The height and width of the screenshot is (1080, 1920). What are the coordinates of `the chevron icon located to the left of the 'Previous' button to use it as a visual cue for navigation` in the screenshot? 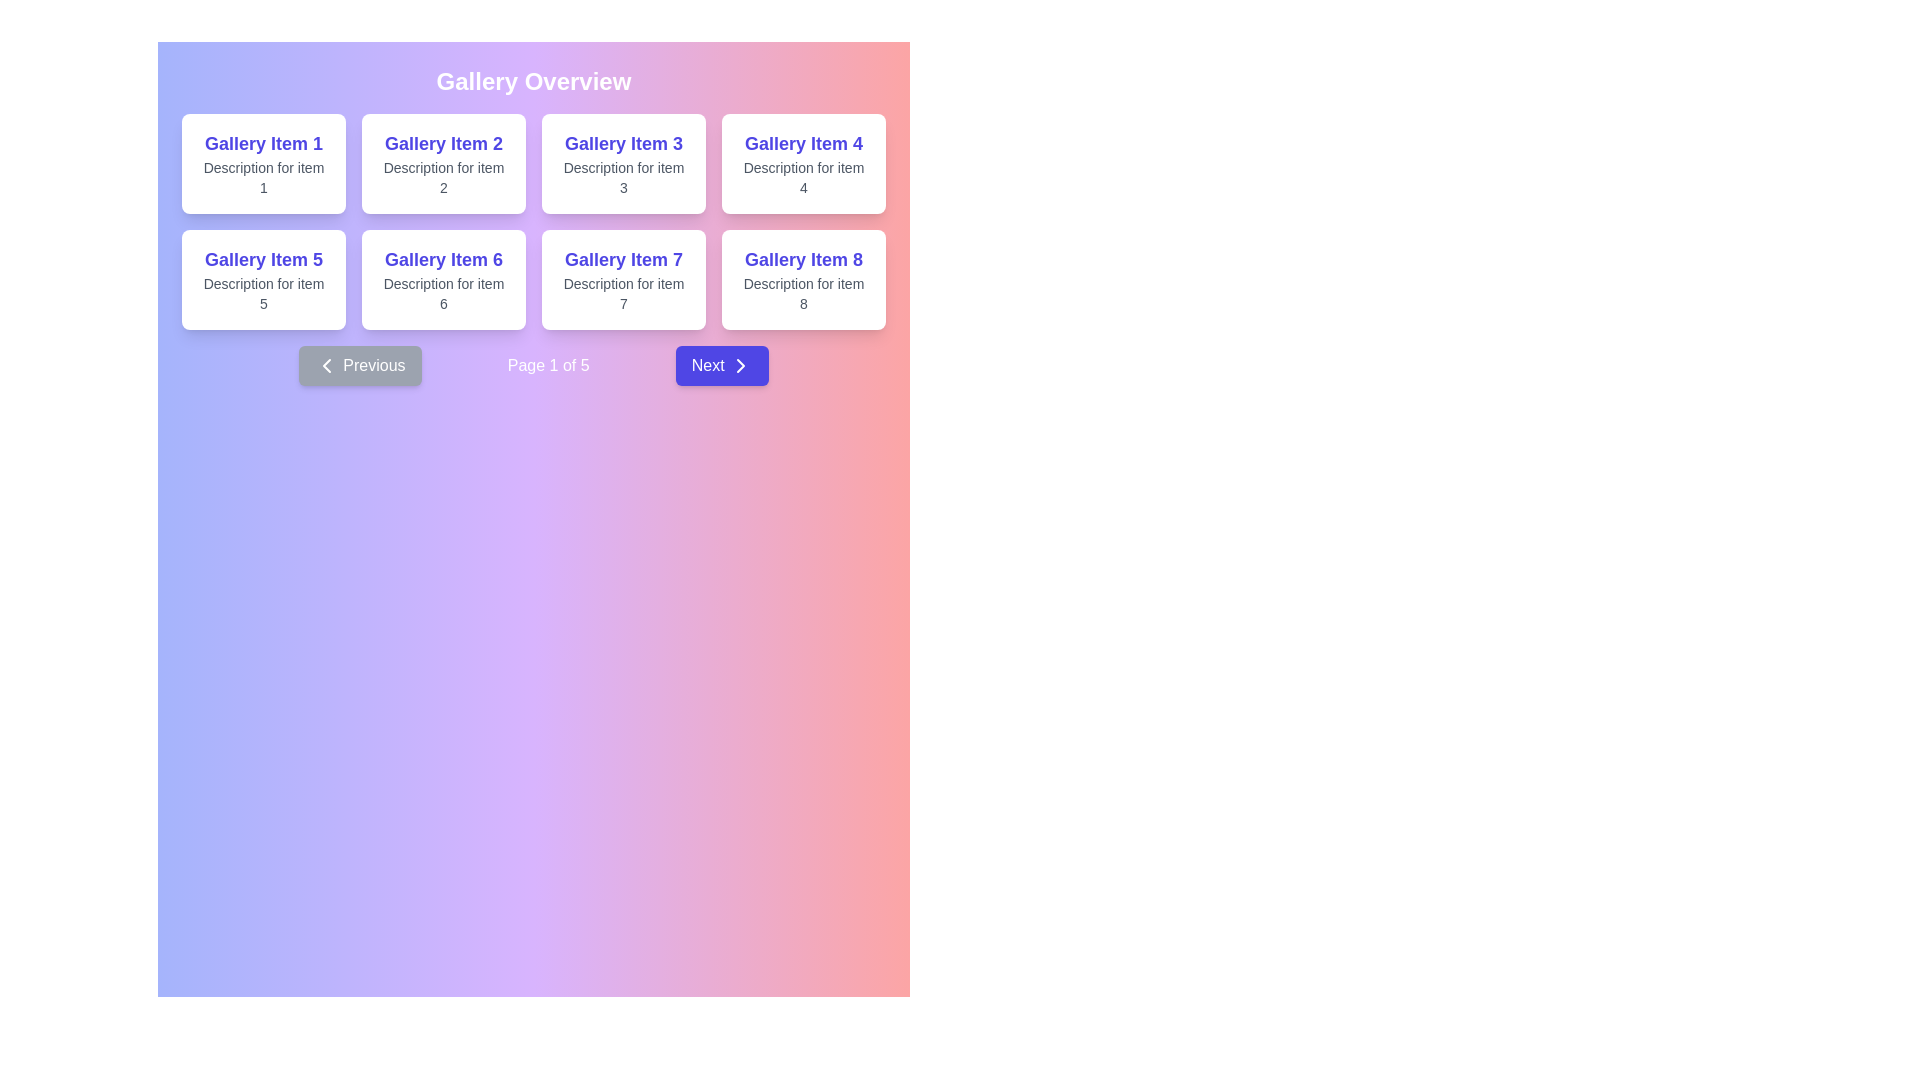 It's located at (327, 366).